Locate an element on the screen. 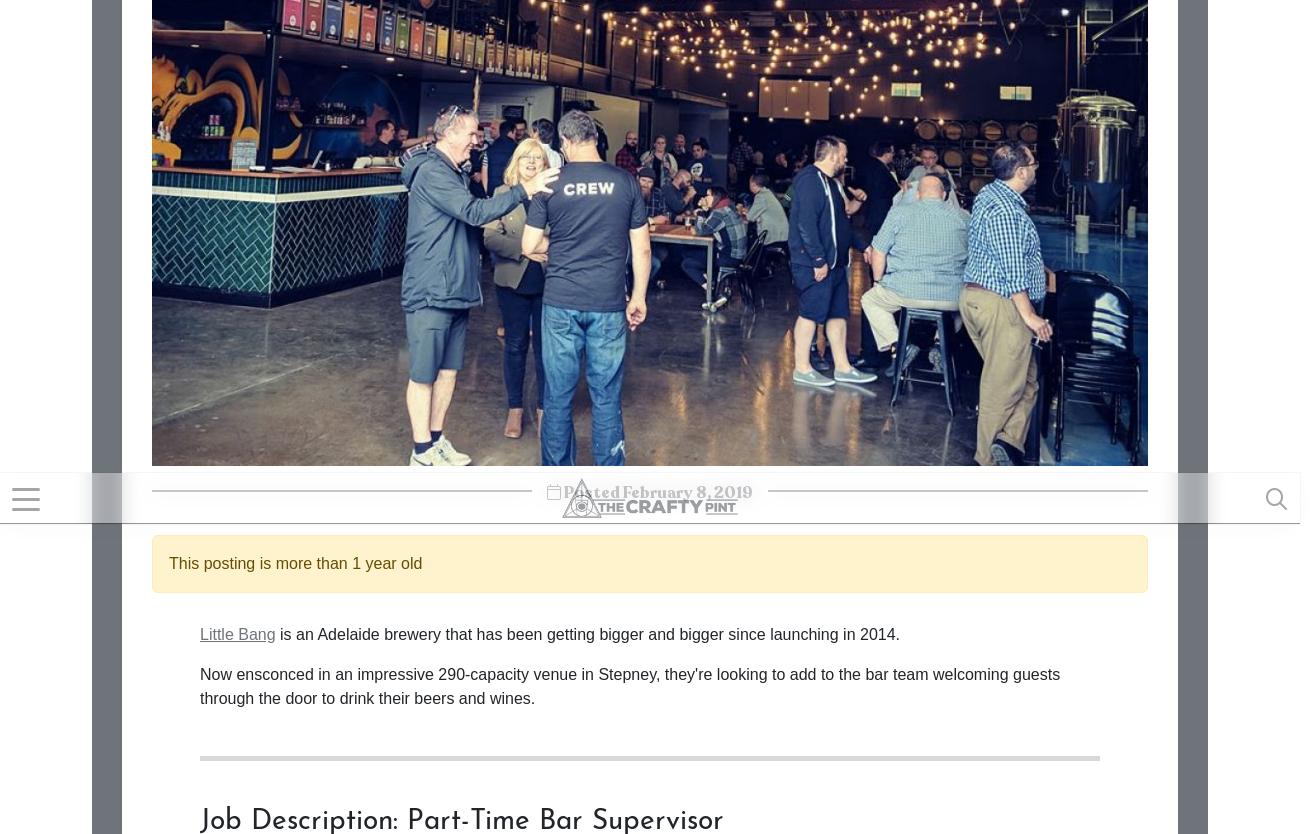  'Beermash have built a reputation as one of the finest places in Melbourne to enjoy a craft beer and pick…' is located at coordinates (971, 748).